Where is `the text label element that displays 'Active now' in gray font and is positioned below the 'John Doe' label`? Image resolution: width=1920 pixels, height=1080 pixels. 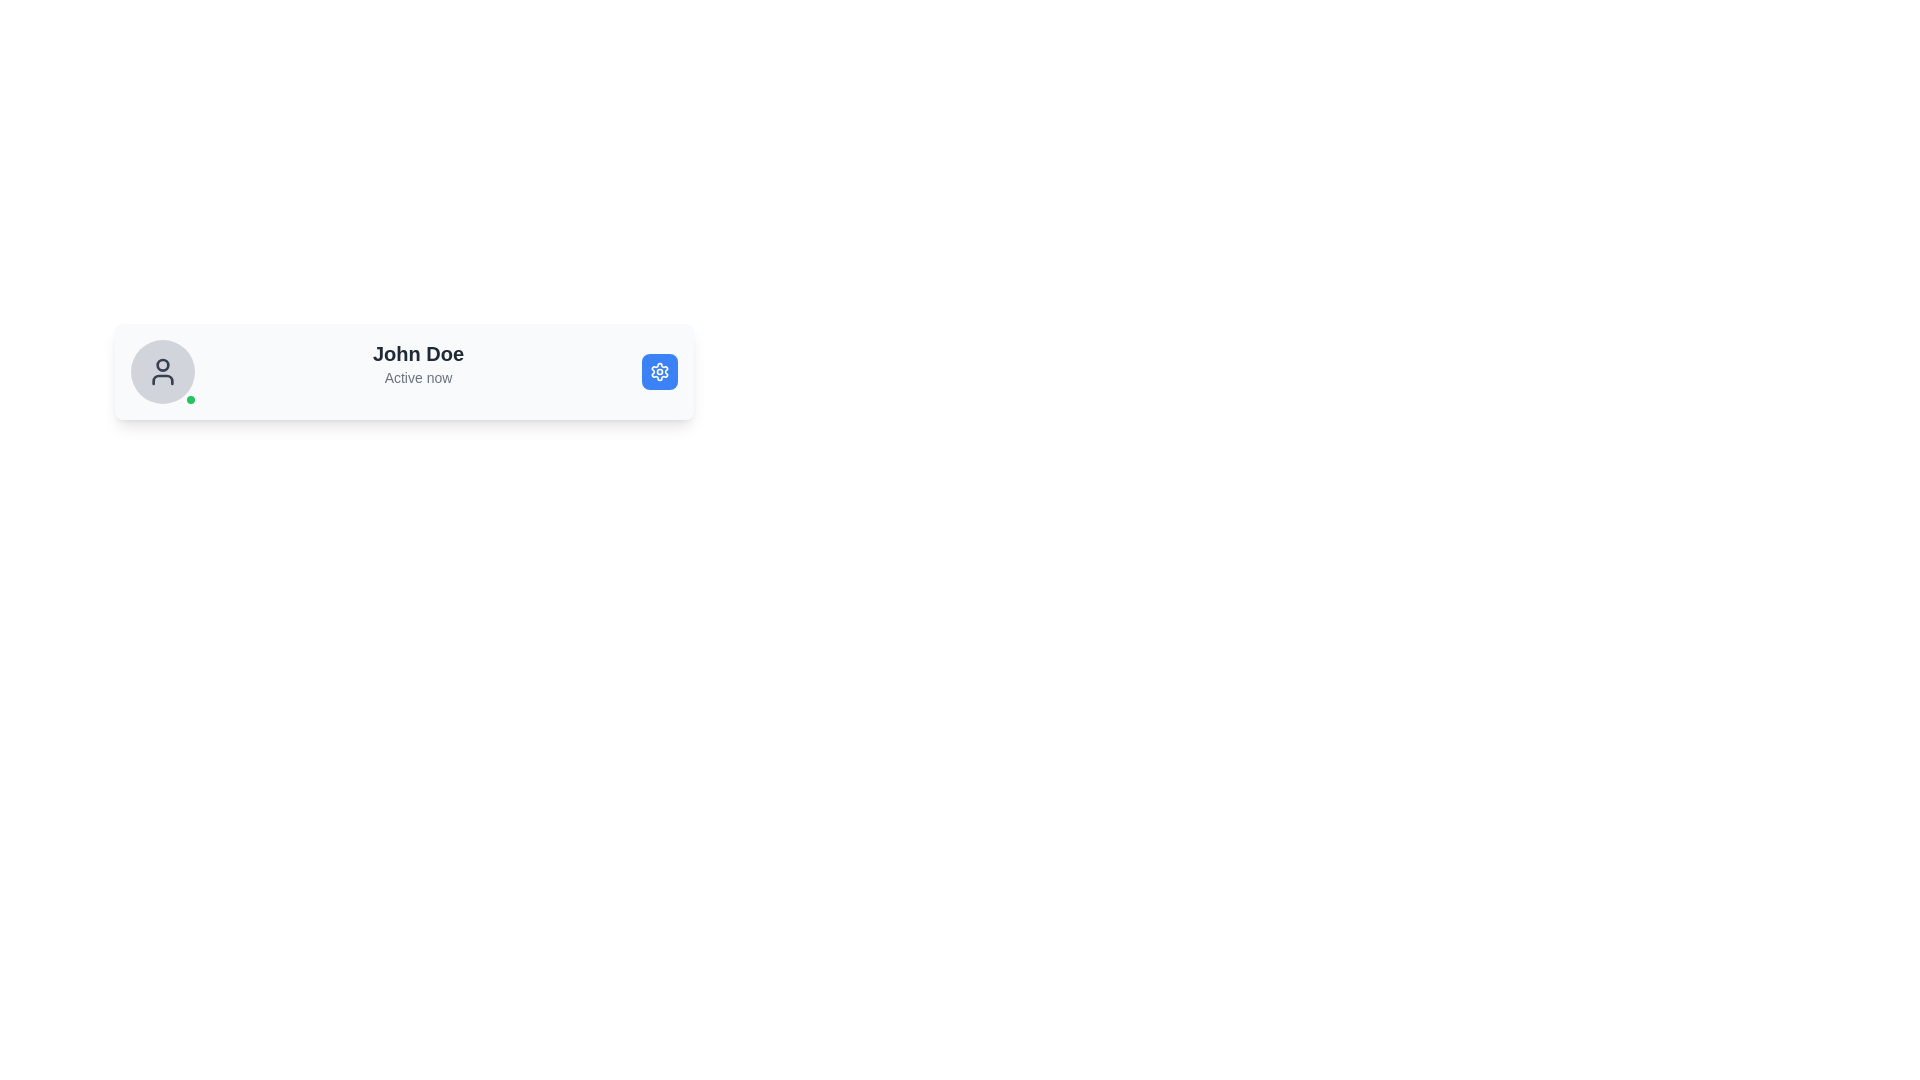 the text label element that displays 'Active now' in gray font and is positioned below the 'John Doe' label is located at coordinates (417, 378).